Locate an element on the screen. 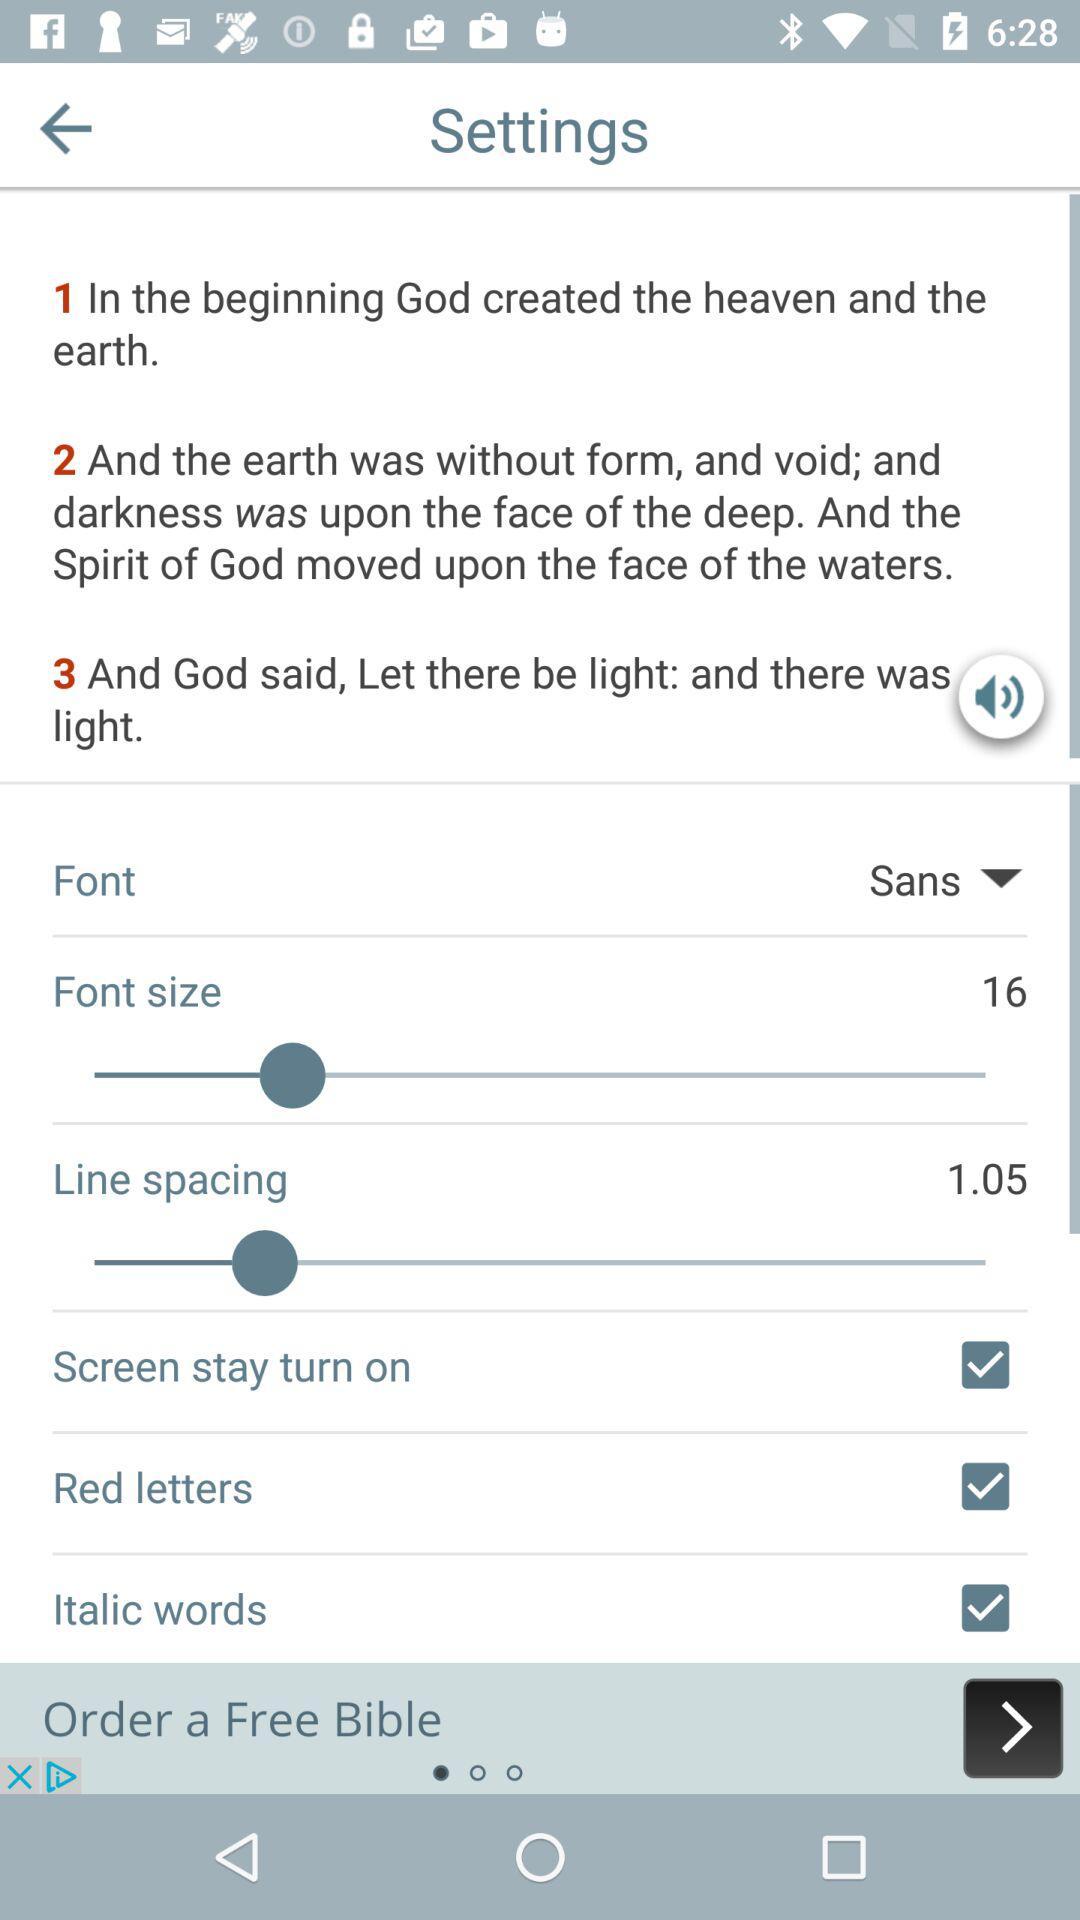  previous is located at coordinates (64, 127).